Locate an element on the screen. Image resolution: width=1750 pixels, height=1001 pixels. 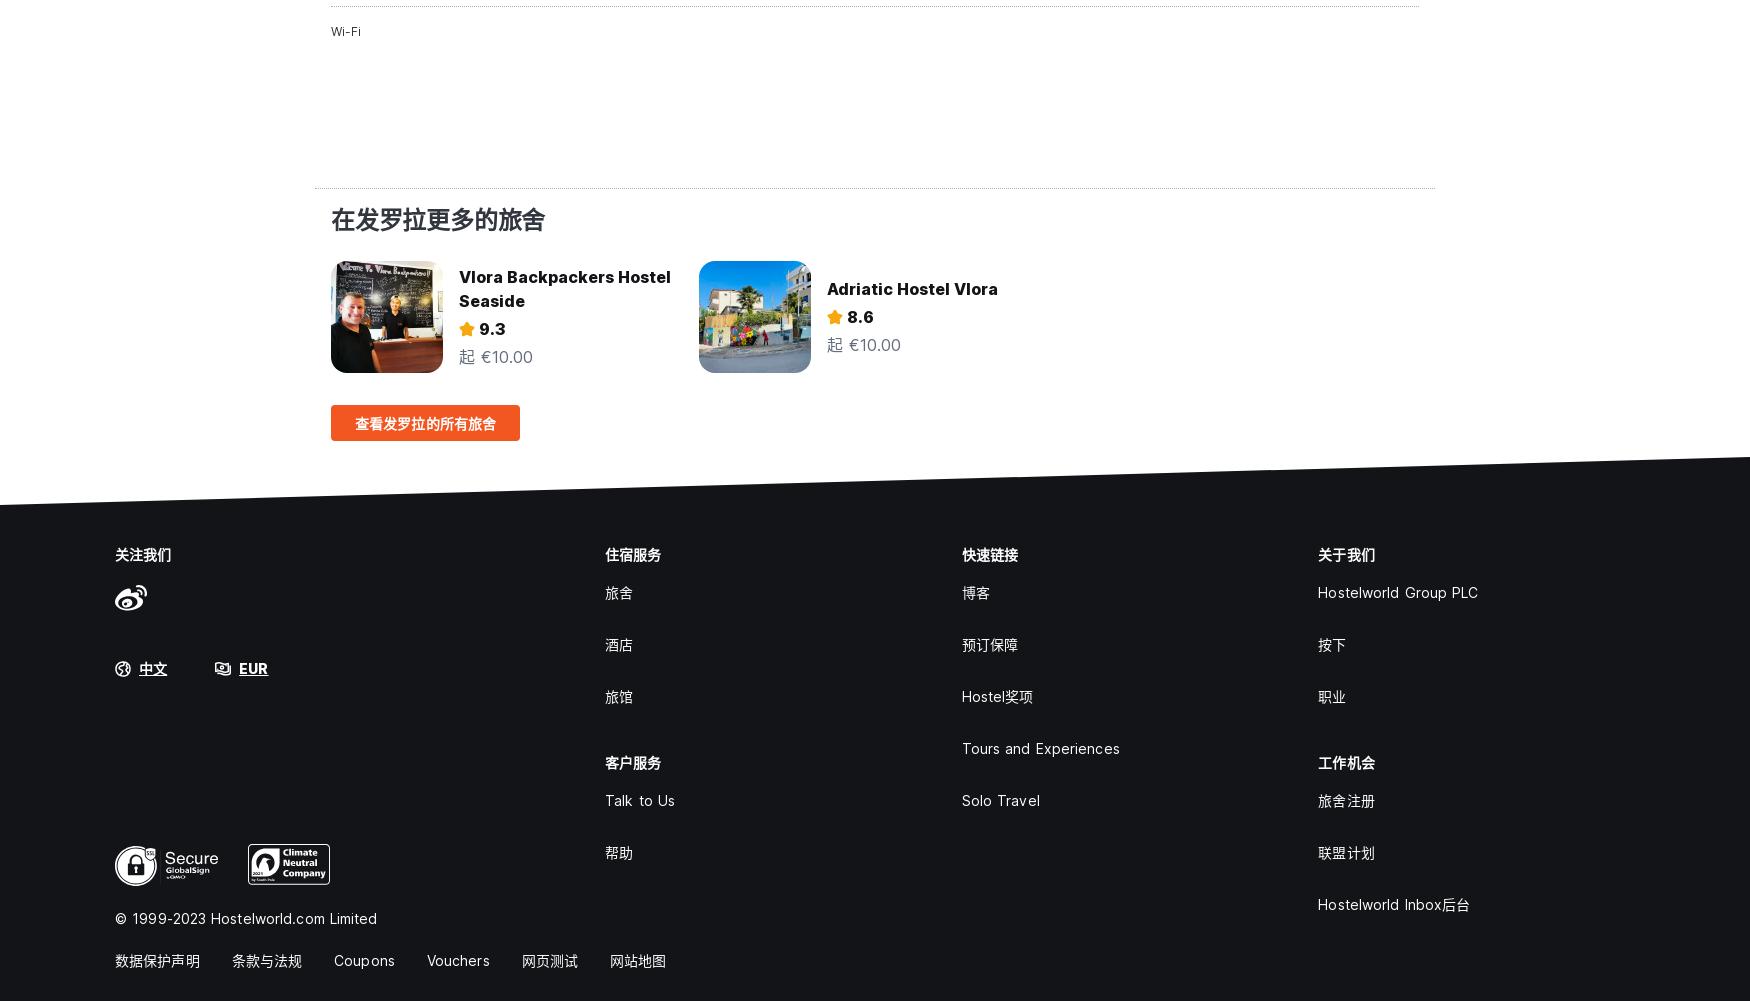
'Tours and Experiences' is located at coordinates (1039, 748).